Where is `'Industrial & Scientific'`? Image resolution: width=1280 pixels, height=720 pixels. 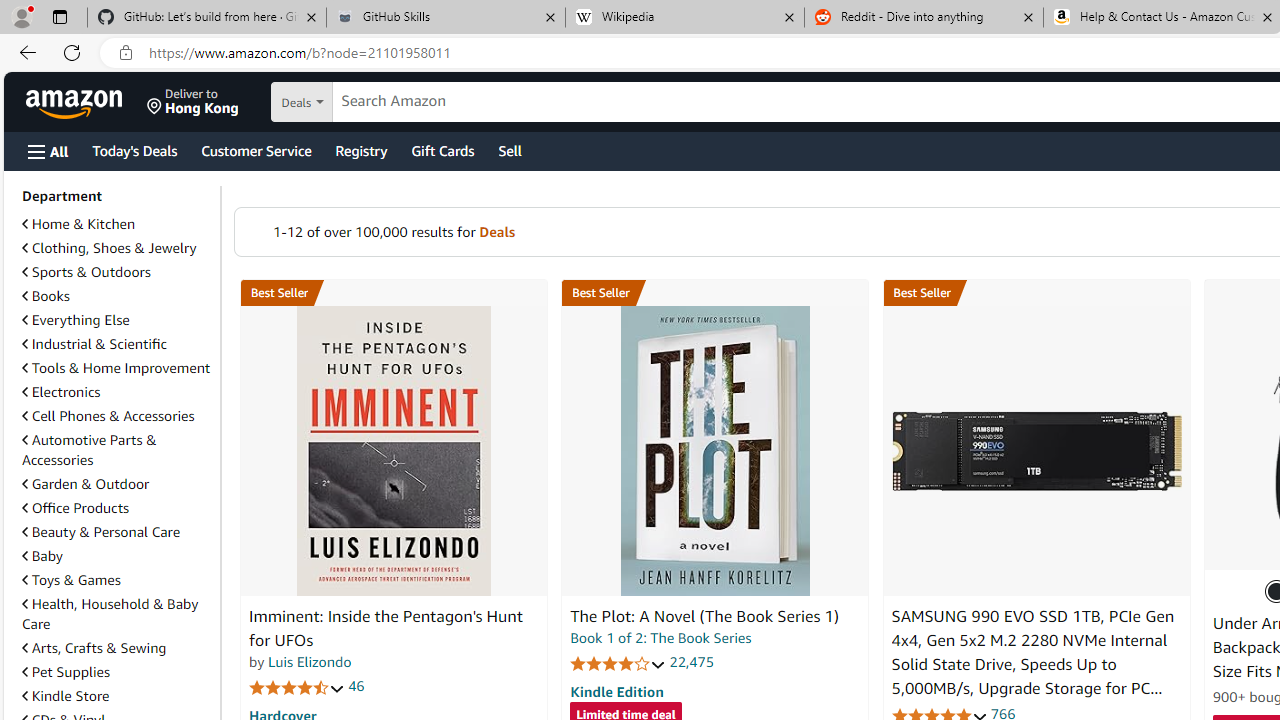 'Industrial & Scientific' is located at coordinates (93, 342).